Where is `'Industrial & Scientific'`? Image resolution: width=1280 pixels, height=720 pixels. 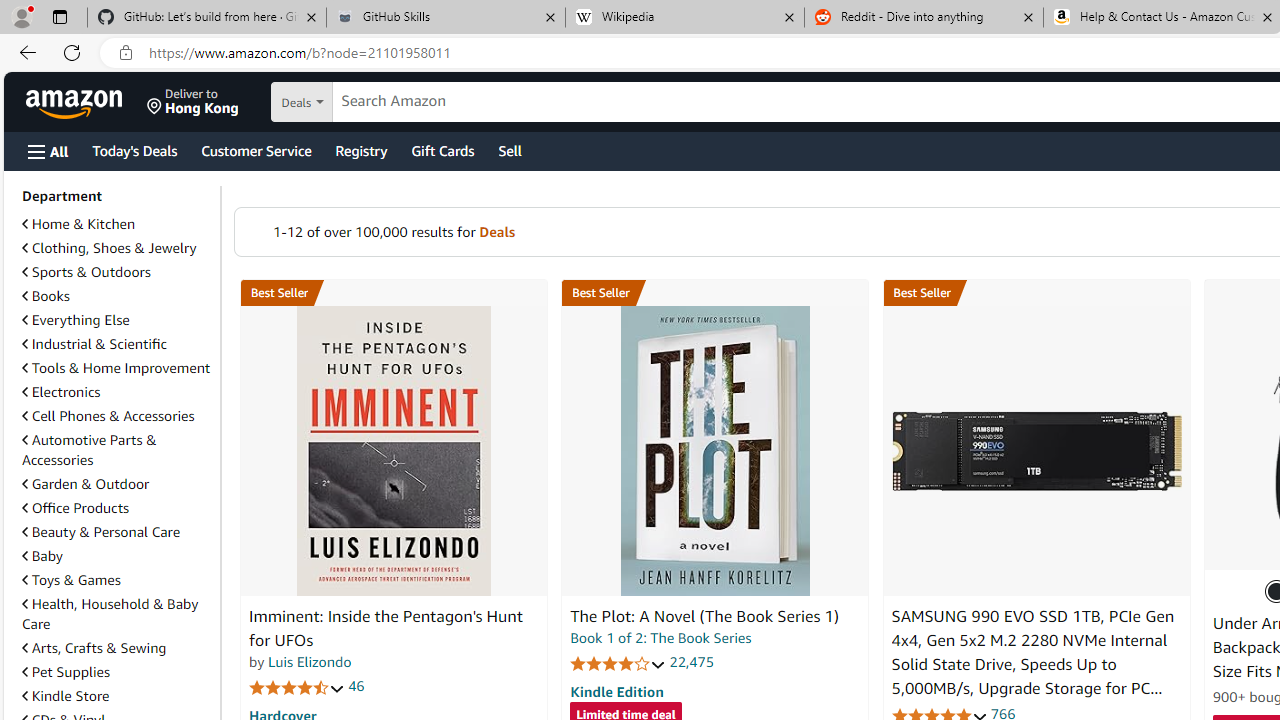 'Industrial & Scientific' is located at coordinates (93, 342).